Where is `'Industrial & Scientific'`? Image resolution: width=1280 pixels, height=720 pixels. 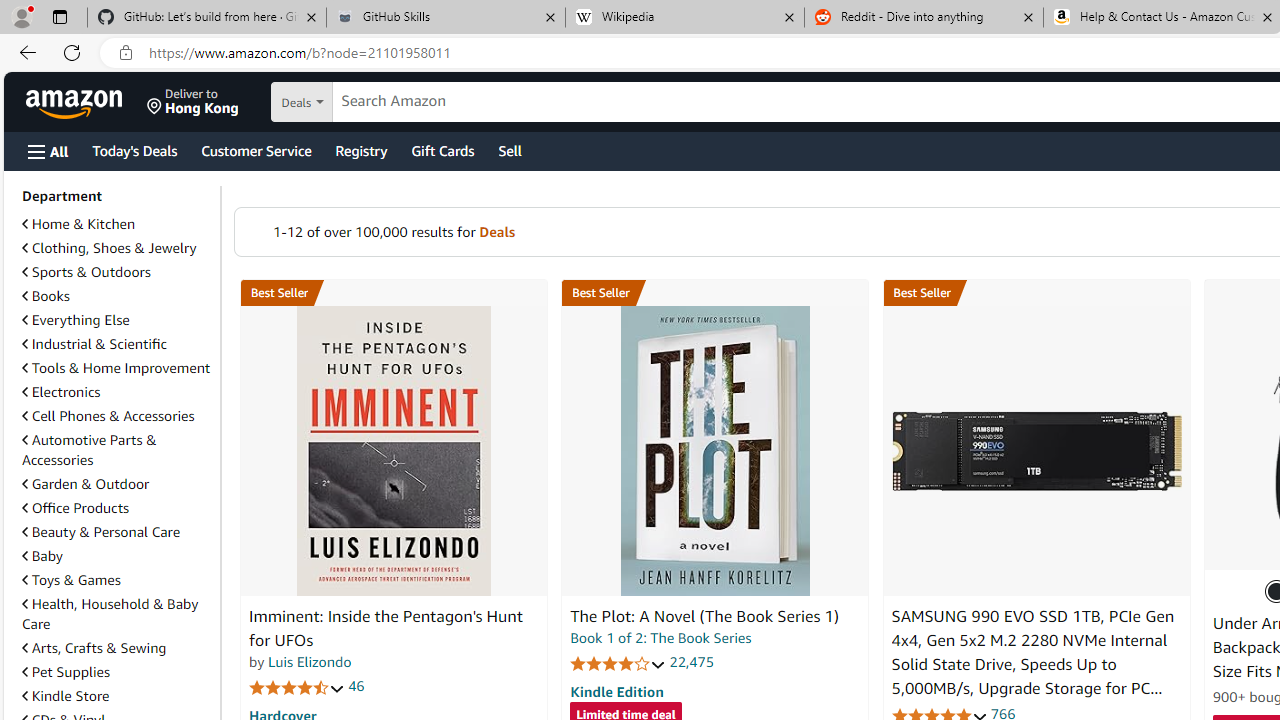 'Industrial & Scientific' is located at coordinates (93, 342).